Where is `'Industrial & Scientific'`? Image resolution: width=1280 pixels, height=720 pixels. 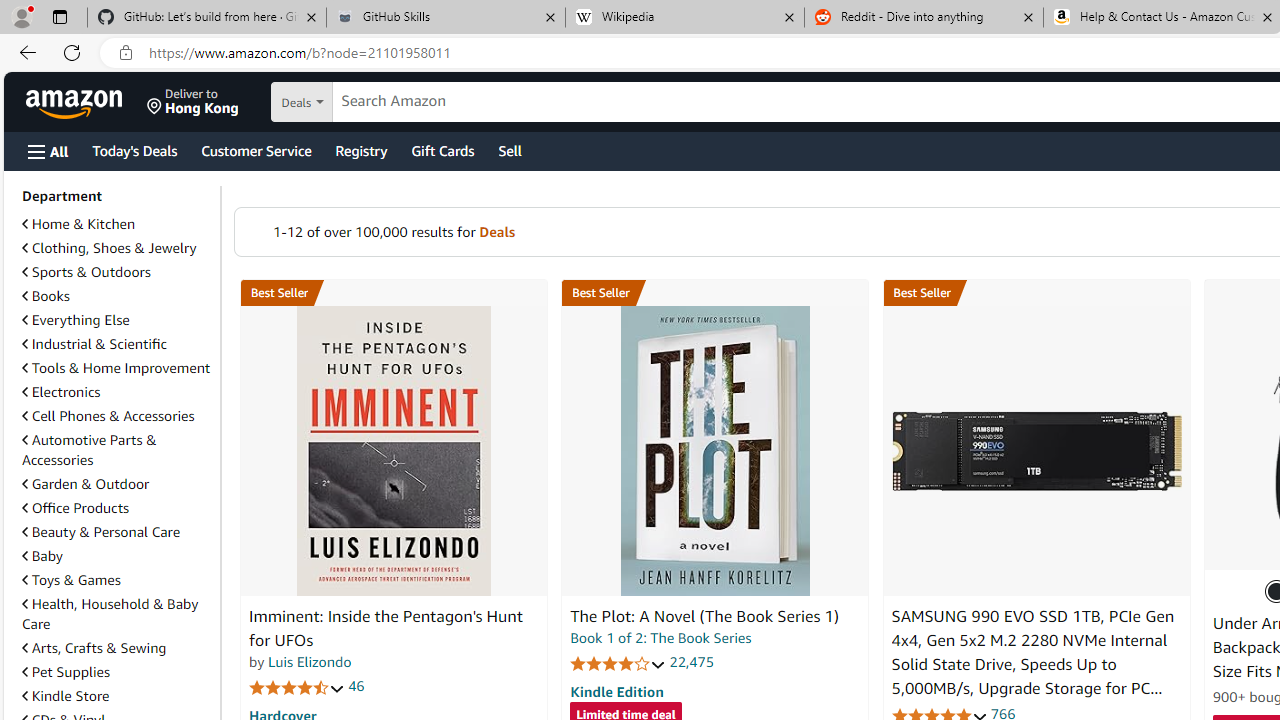 'Industrial & Scientific' is located at coordinates (93, 342).